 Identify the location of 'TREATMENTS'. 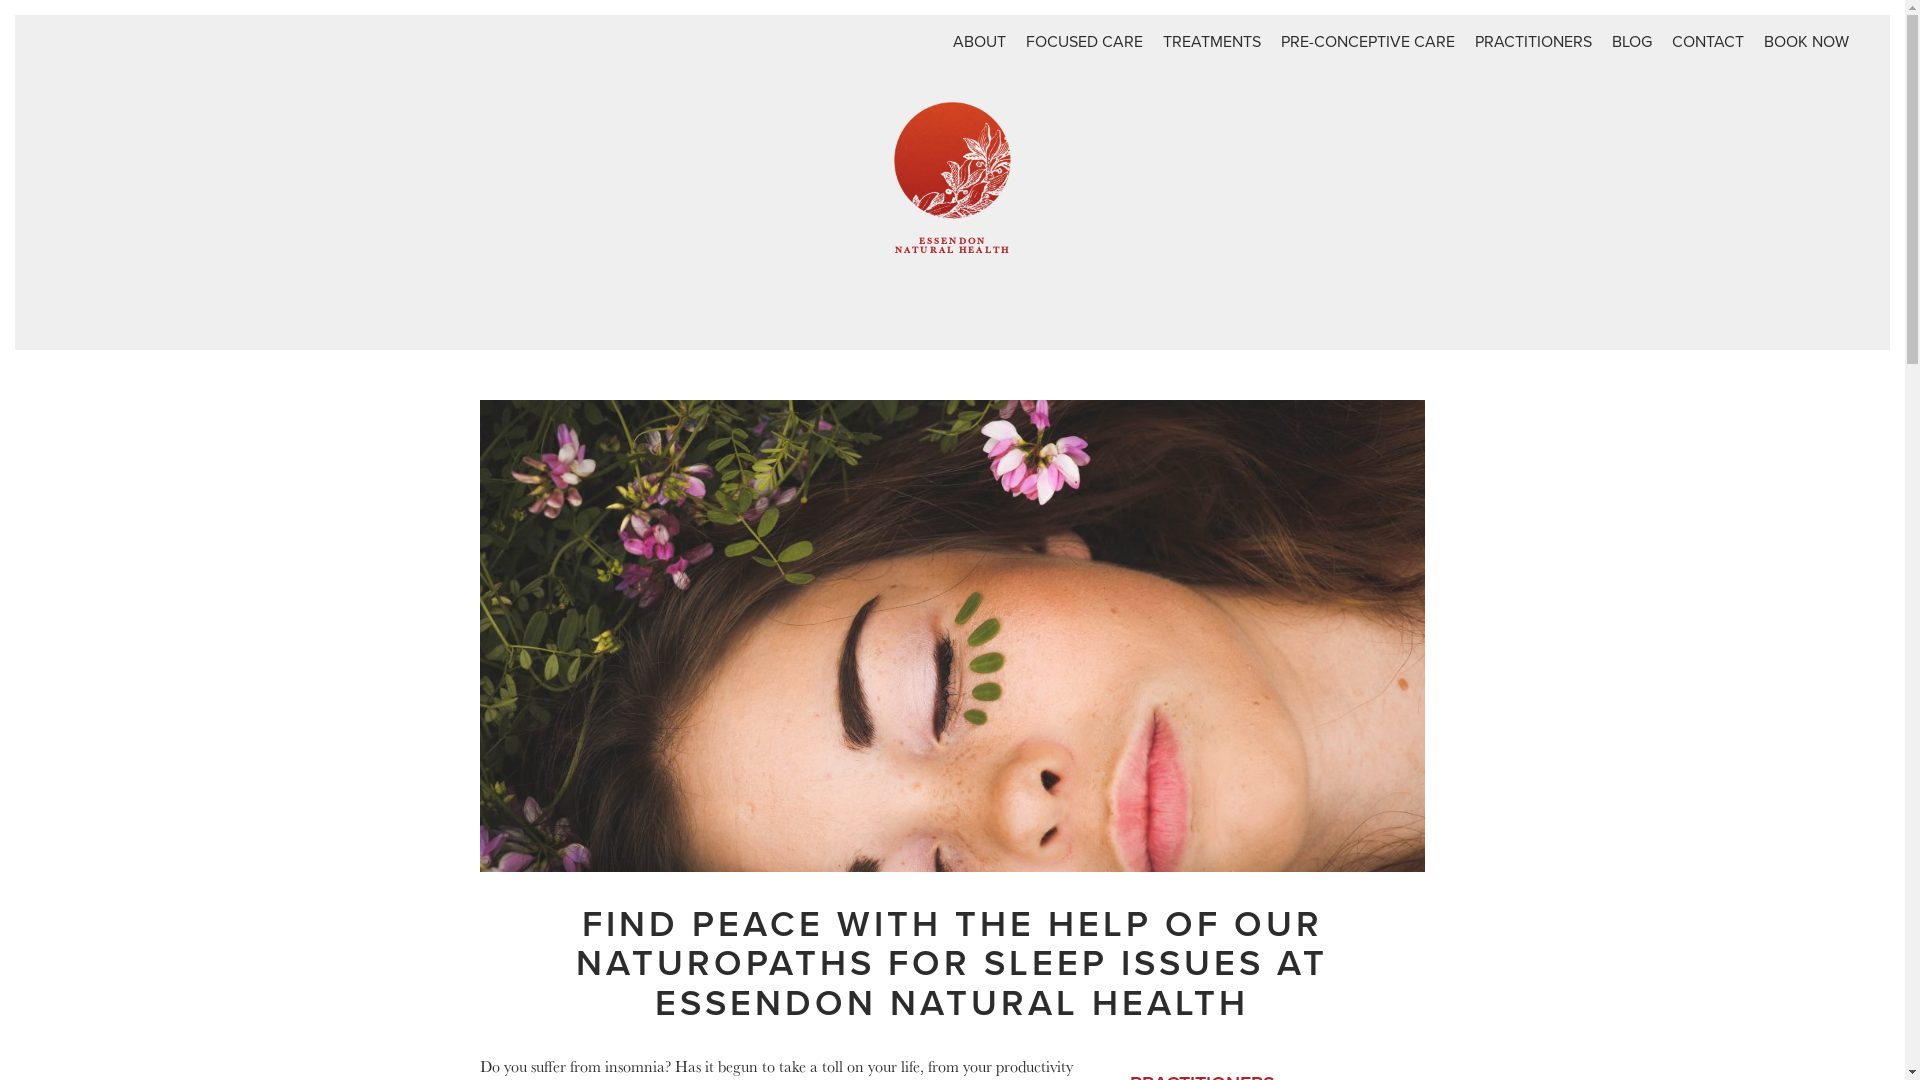
(1211, 42).